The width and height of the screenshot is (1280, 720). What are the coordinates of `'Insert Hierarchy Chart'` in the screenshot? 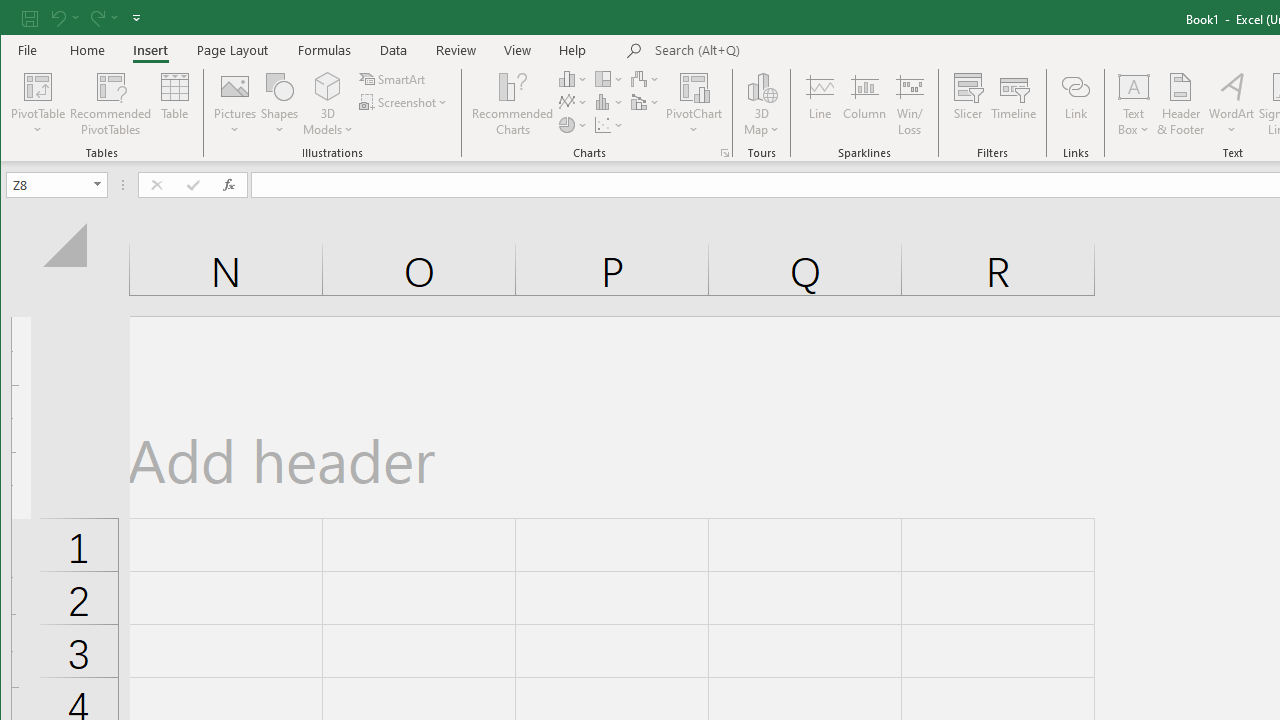 It's located at (608, 78).